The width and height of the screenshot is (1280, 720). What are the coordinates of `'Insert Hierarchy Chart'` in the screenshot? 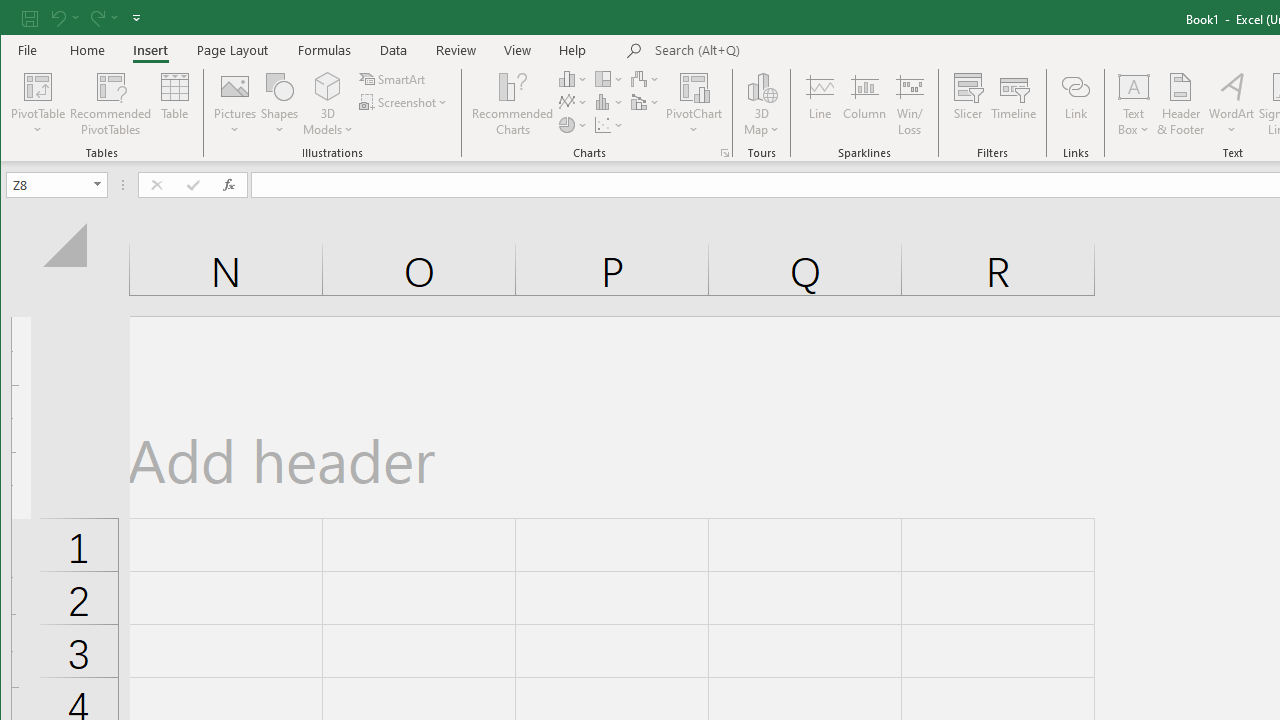 It's located at (608, 78).